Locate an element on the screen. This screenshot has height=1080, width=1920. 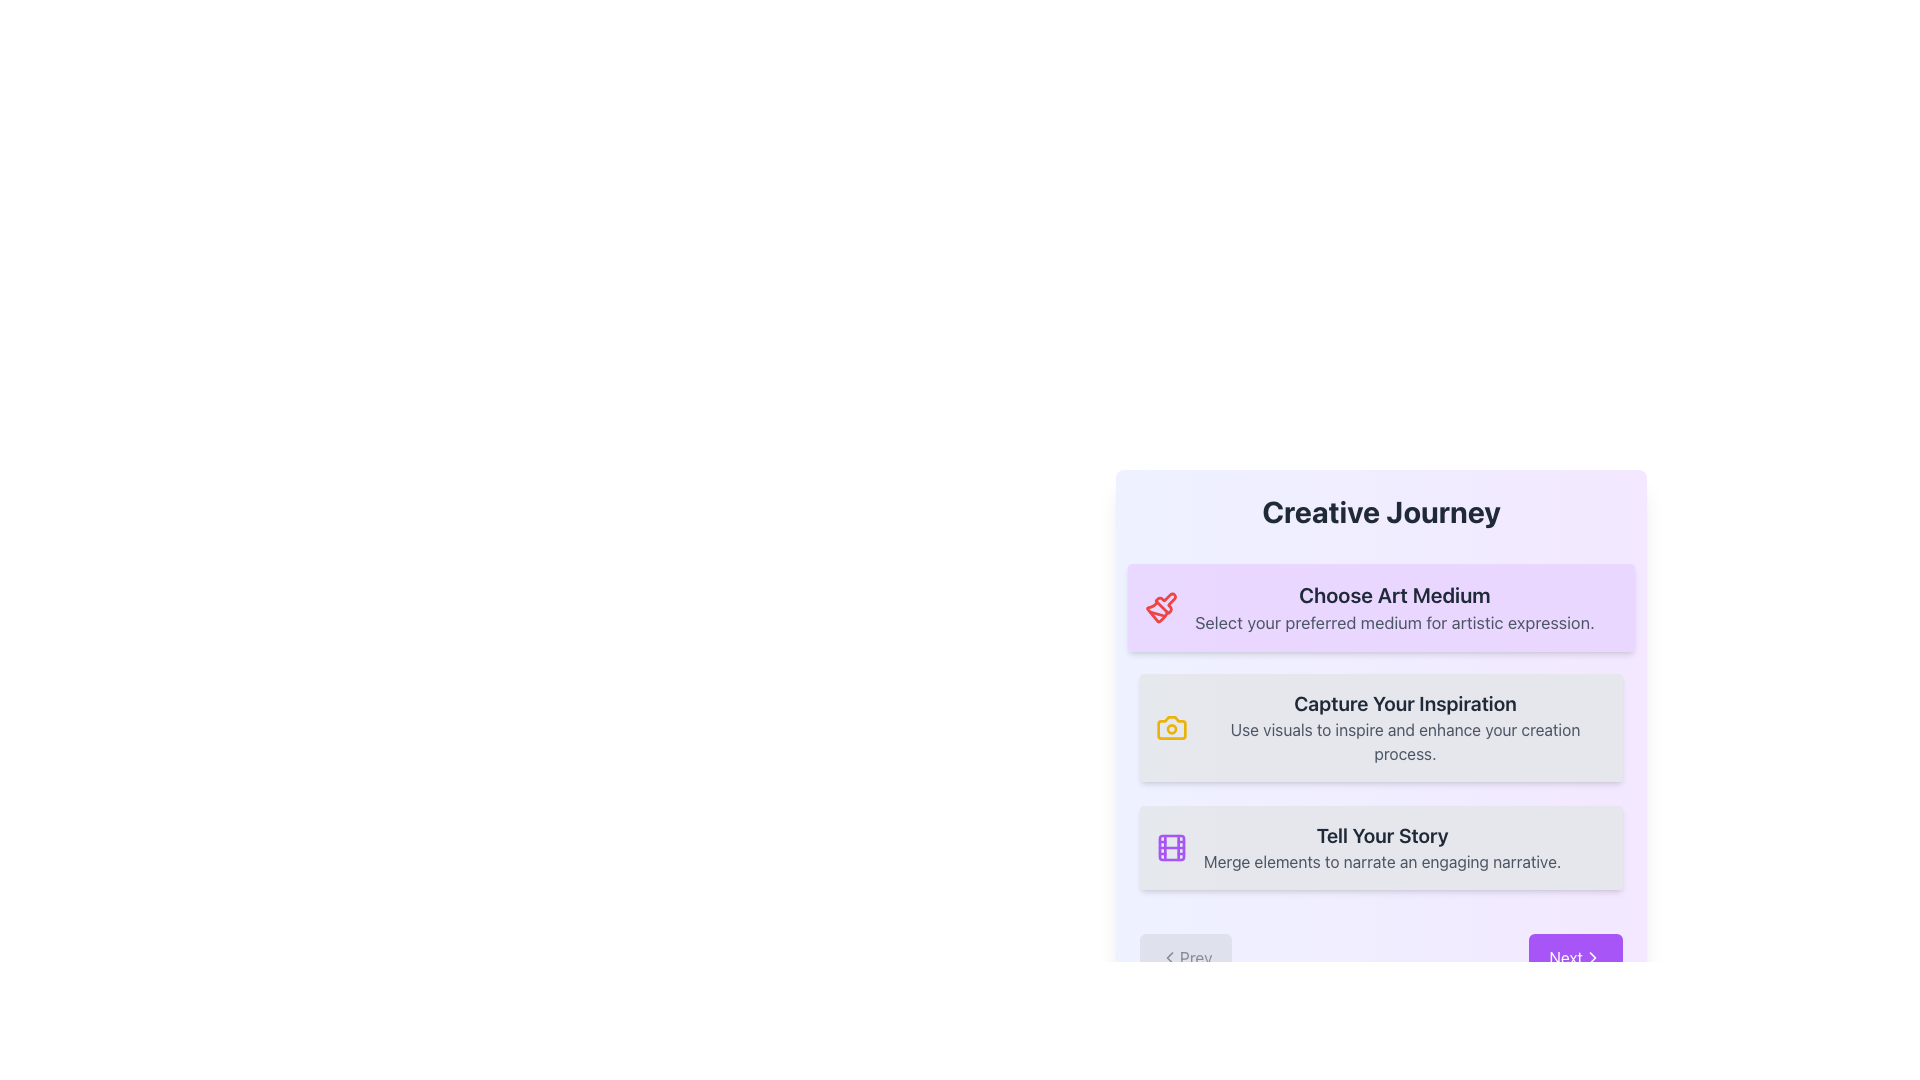
the small rightward-facing chevron arrow icon, which is outlined and located within the bottom-right corner of the interface, likely associated with a 'Next' function is located at coordinates (1592, 956).